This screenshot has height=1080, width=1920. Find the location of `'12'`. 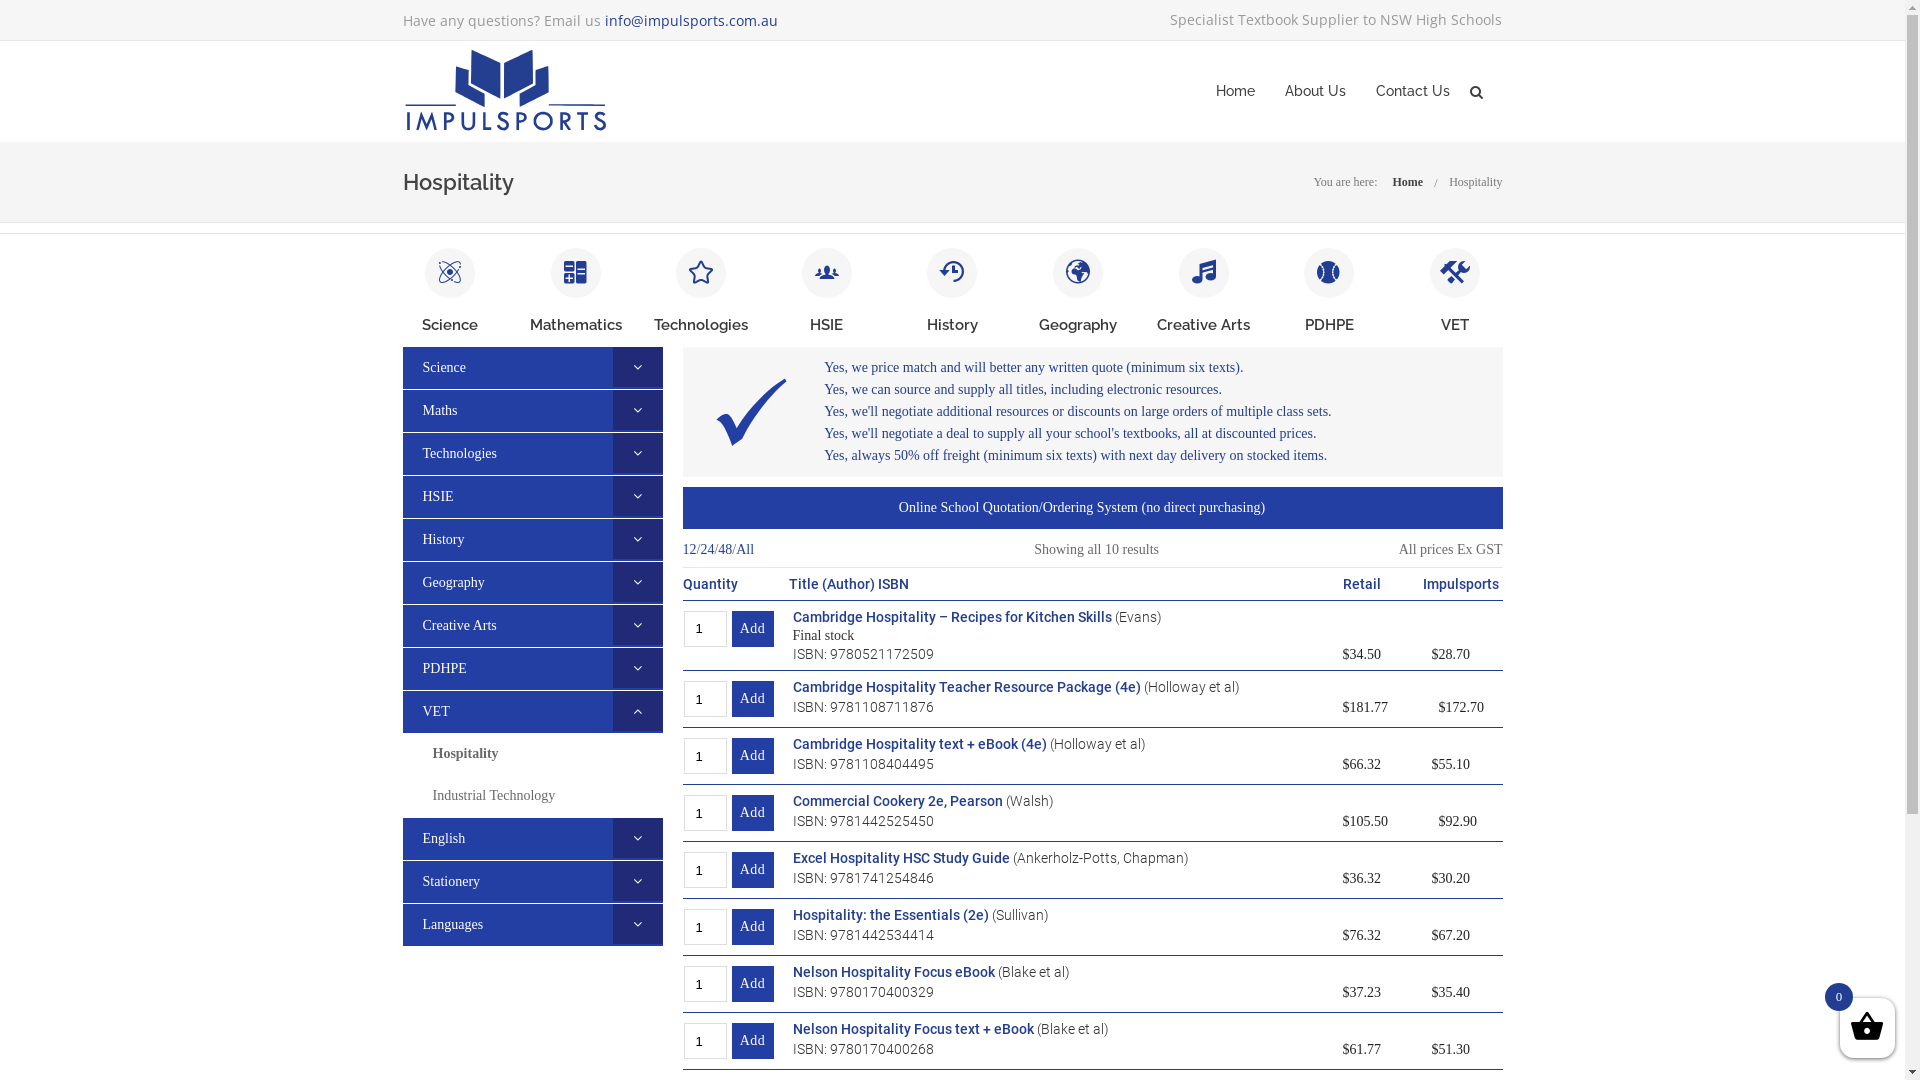

'12' is located at coordinates (689, 550).